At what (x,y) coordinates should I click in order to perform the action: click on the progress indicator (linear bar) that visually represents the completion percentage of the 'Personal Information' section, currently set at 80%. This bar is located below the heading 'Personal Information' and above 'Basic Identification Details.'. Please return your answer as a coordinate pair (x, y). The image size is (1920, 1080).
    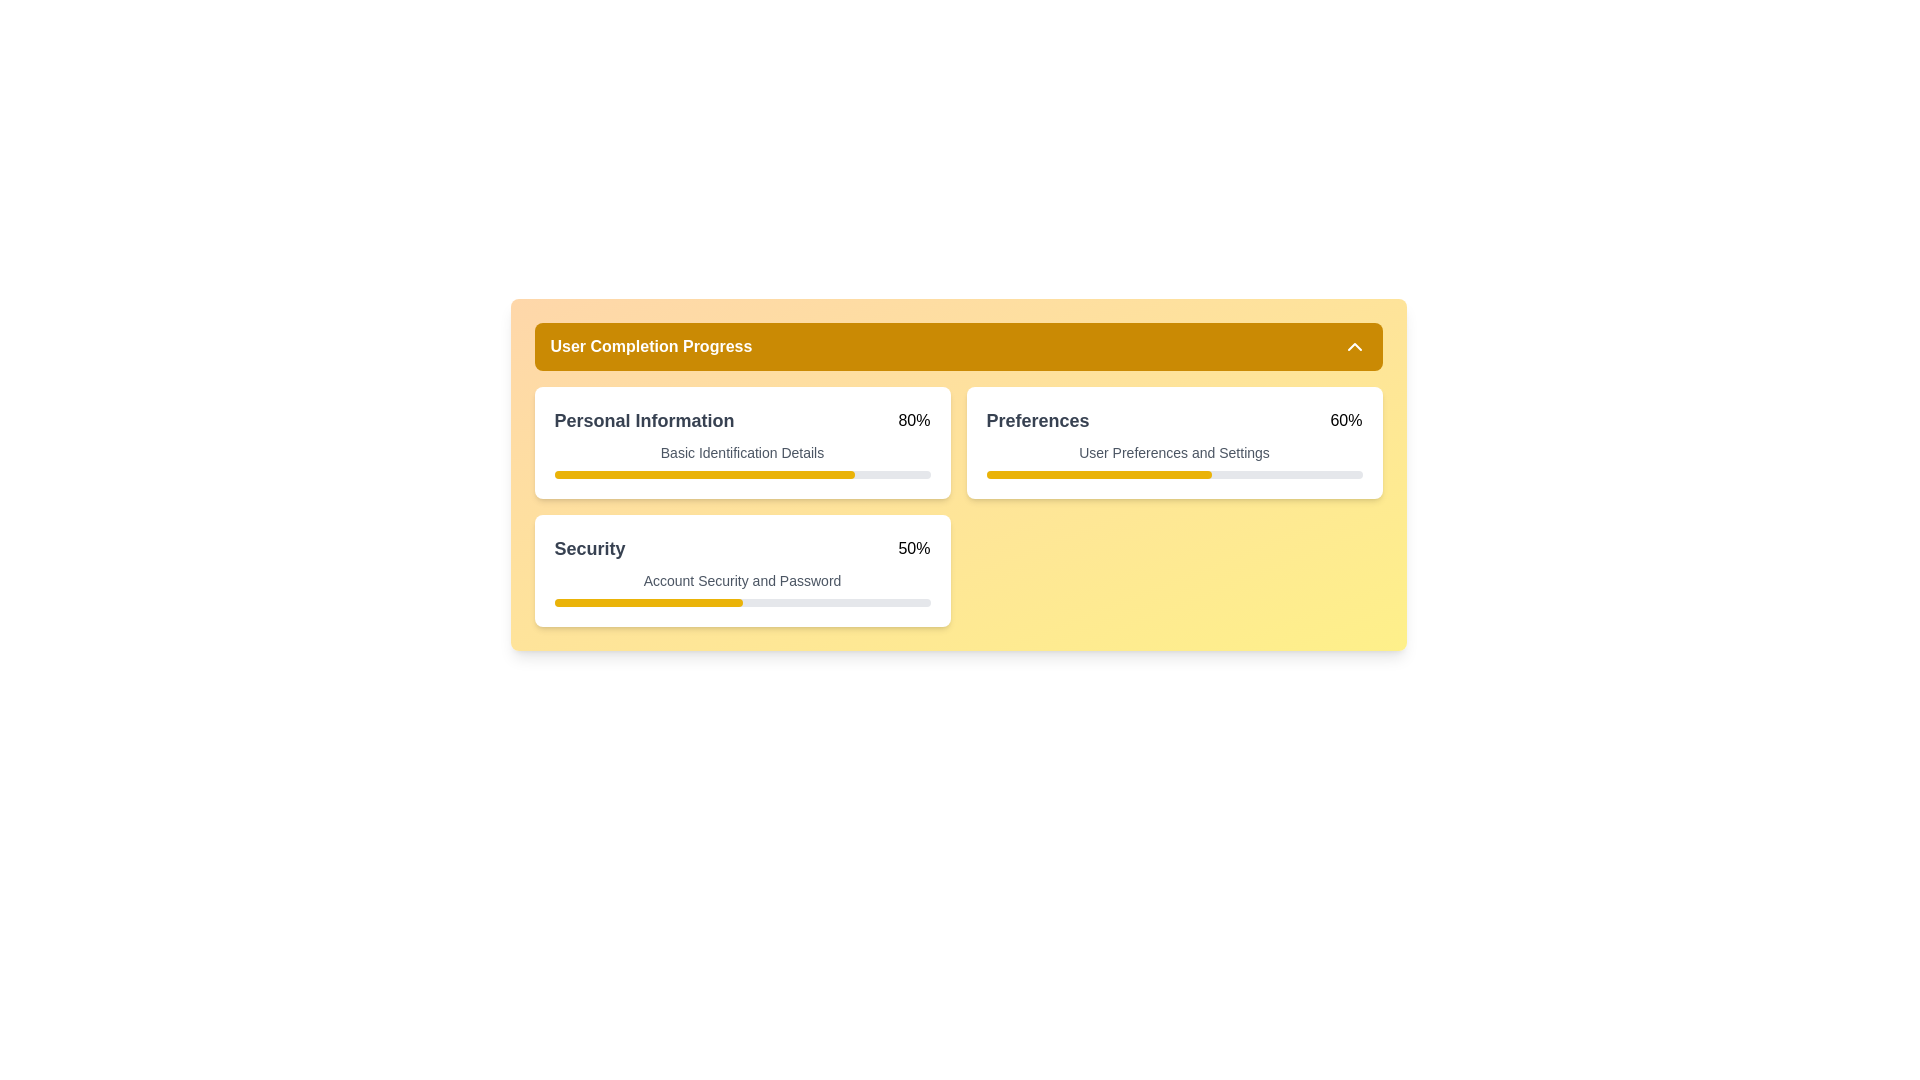
    Looking at the image, I should click on (741, 474).